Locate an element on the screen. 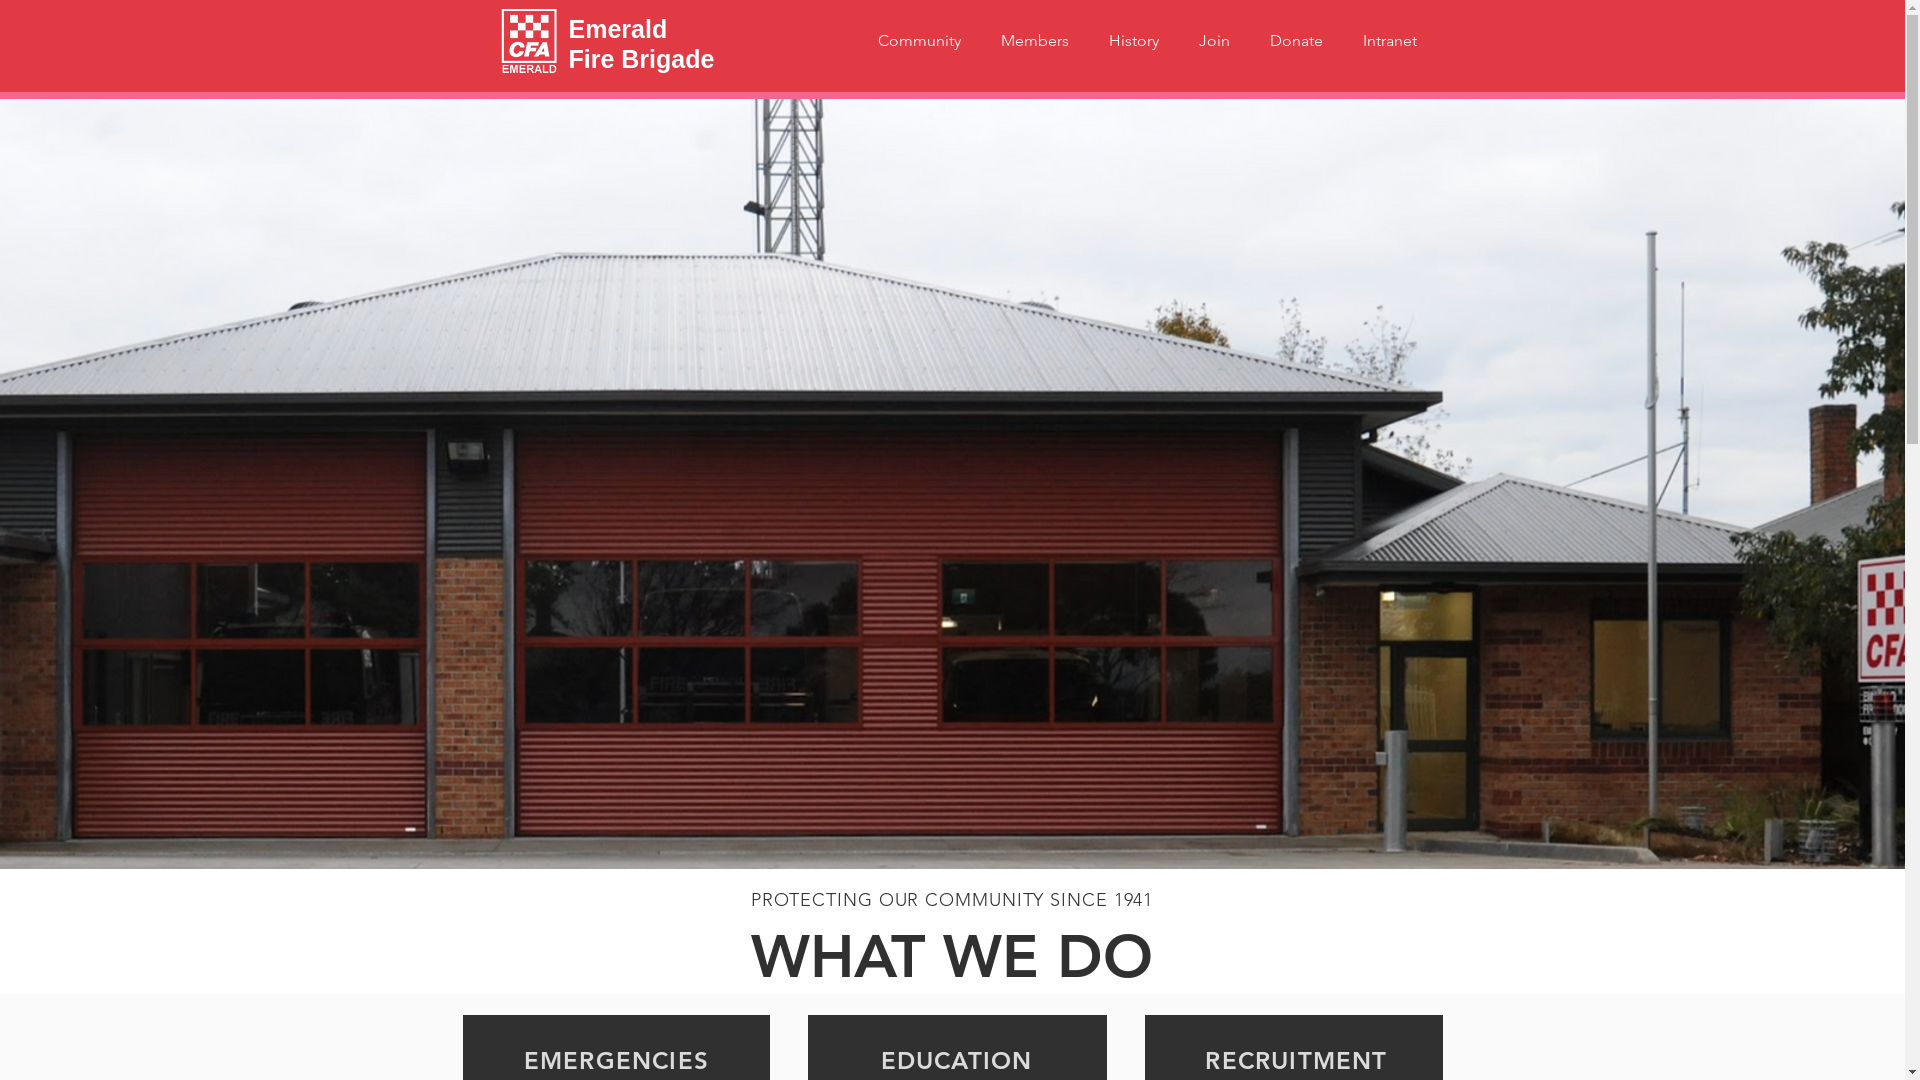  'History' is located at coordinates (1132, 41).